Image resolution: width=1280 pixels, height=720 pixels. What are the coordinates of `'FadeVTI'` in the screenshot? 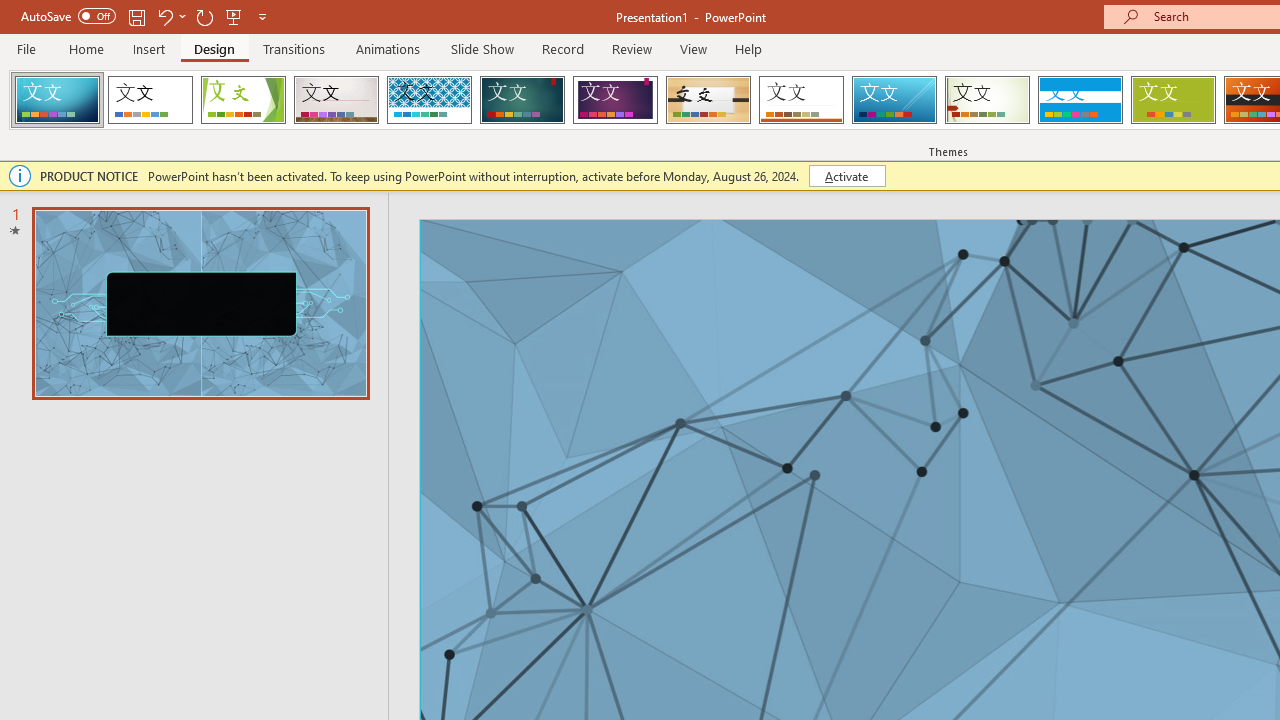 It's located at (57, 100).